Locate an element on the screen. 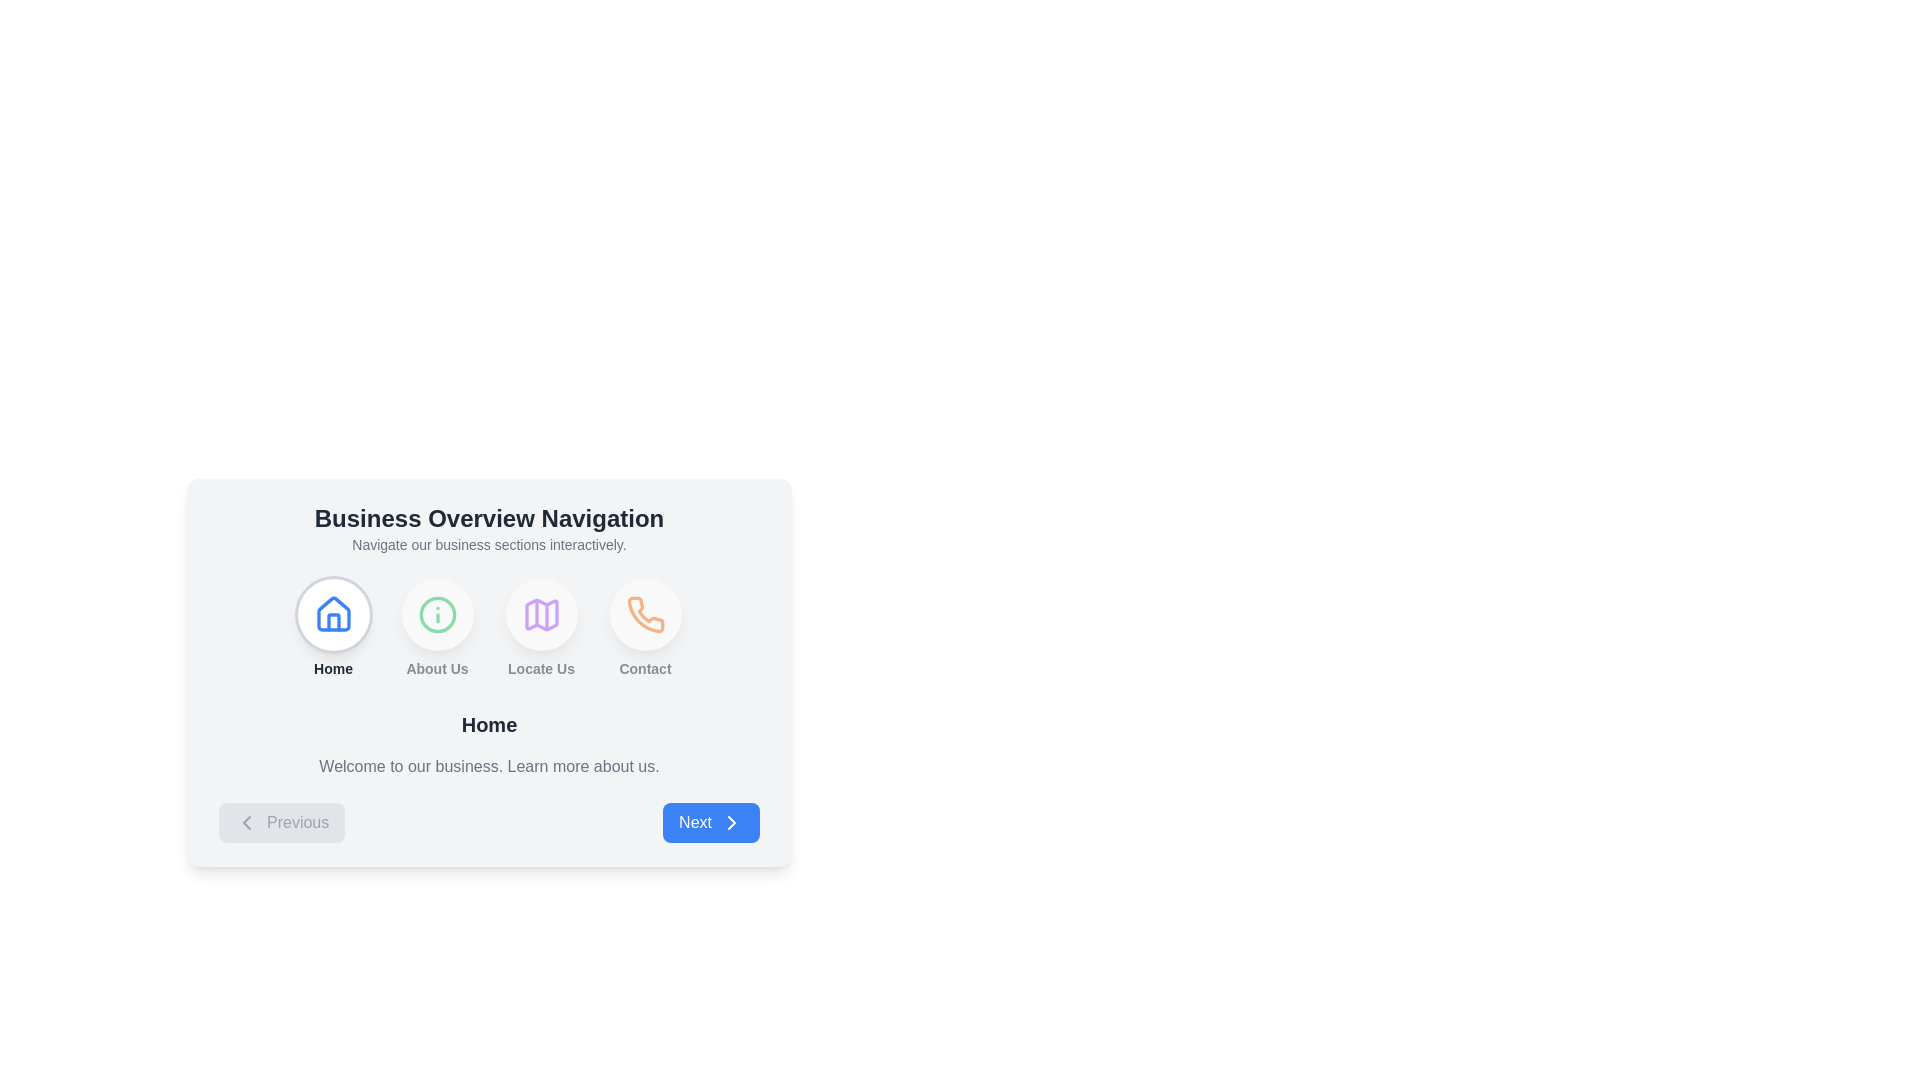  the map icon that is part of the 'Locate Us' button, which is the third button from the left in a row of four at the bottom center of the interface is located at coordinates (541, 613).